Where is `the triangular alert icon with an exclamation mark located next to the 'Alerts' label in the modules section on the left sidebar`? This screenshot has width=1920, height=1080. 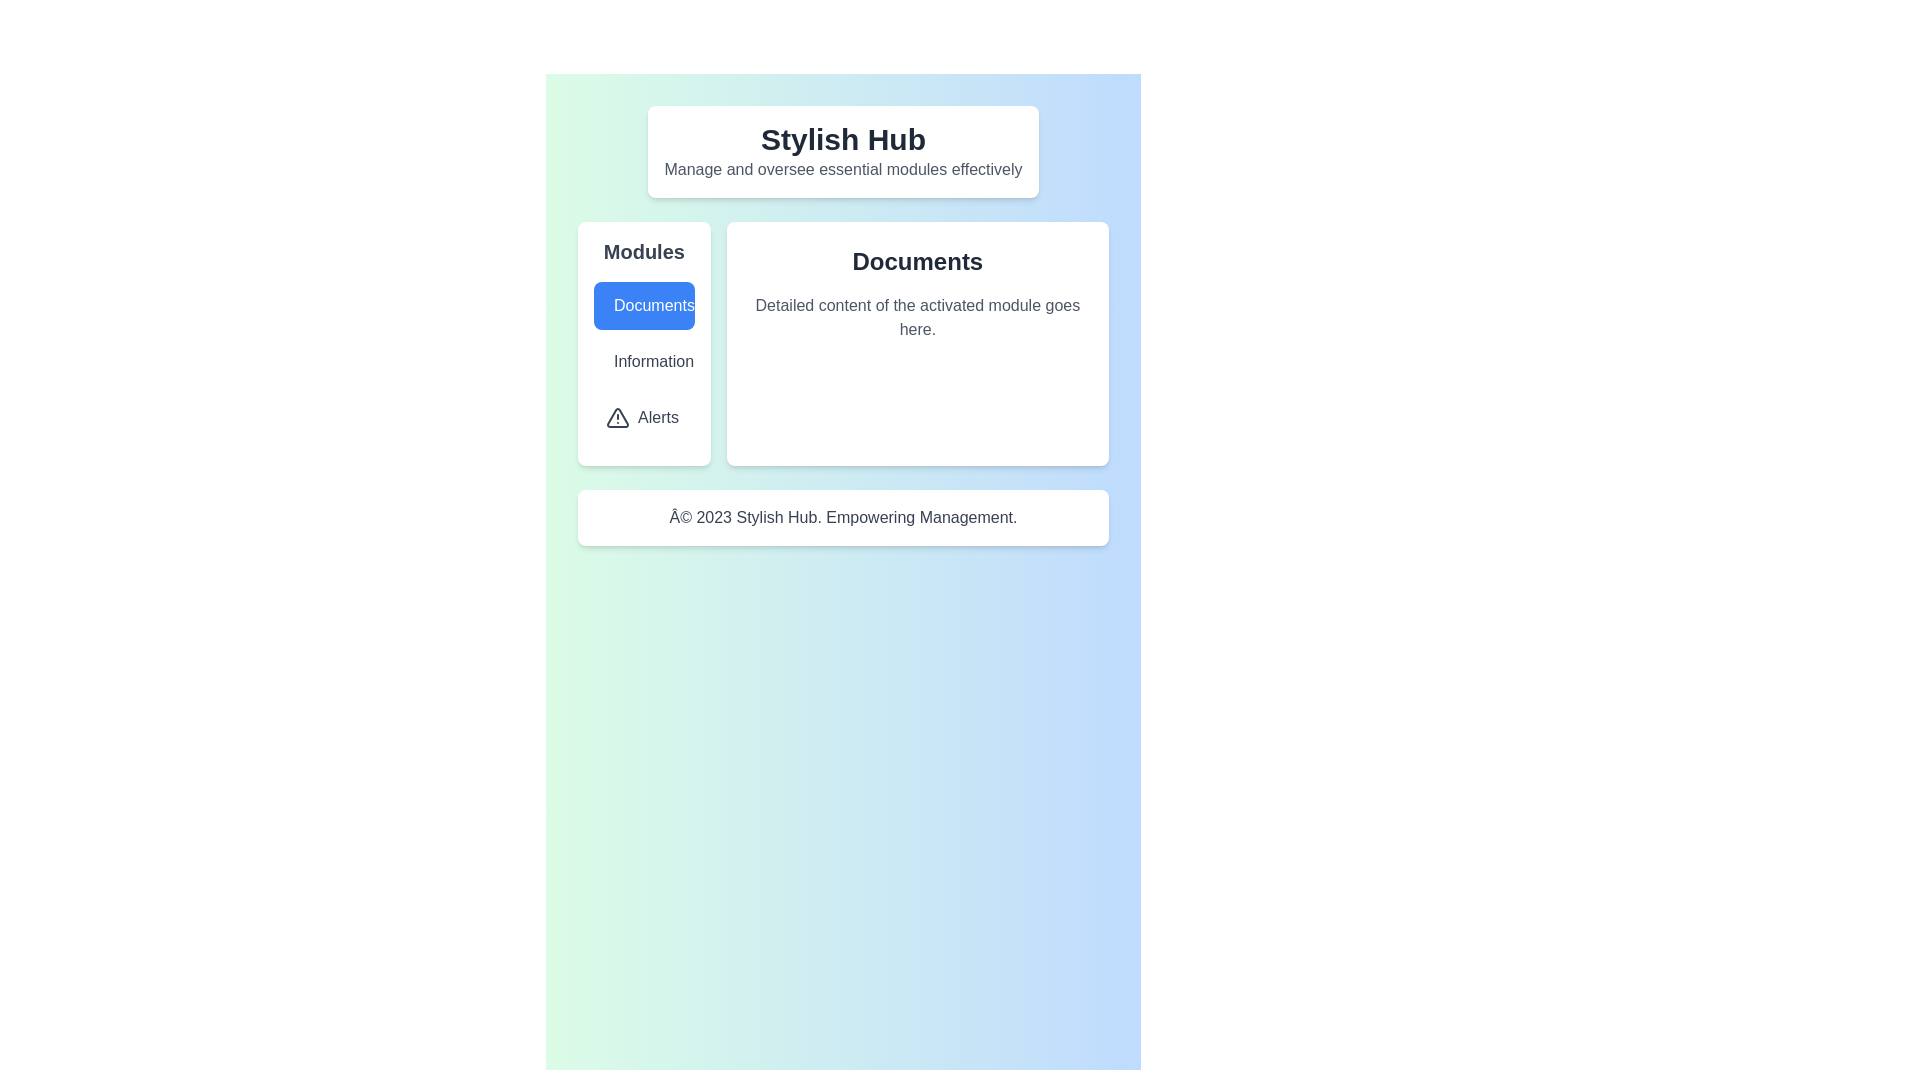 the triangular alert icon with an exclamation mark located next to the 'Alerts' label in the modules section on the left sidebar is located at coordinates (617, 416).